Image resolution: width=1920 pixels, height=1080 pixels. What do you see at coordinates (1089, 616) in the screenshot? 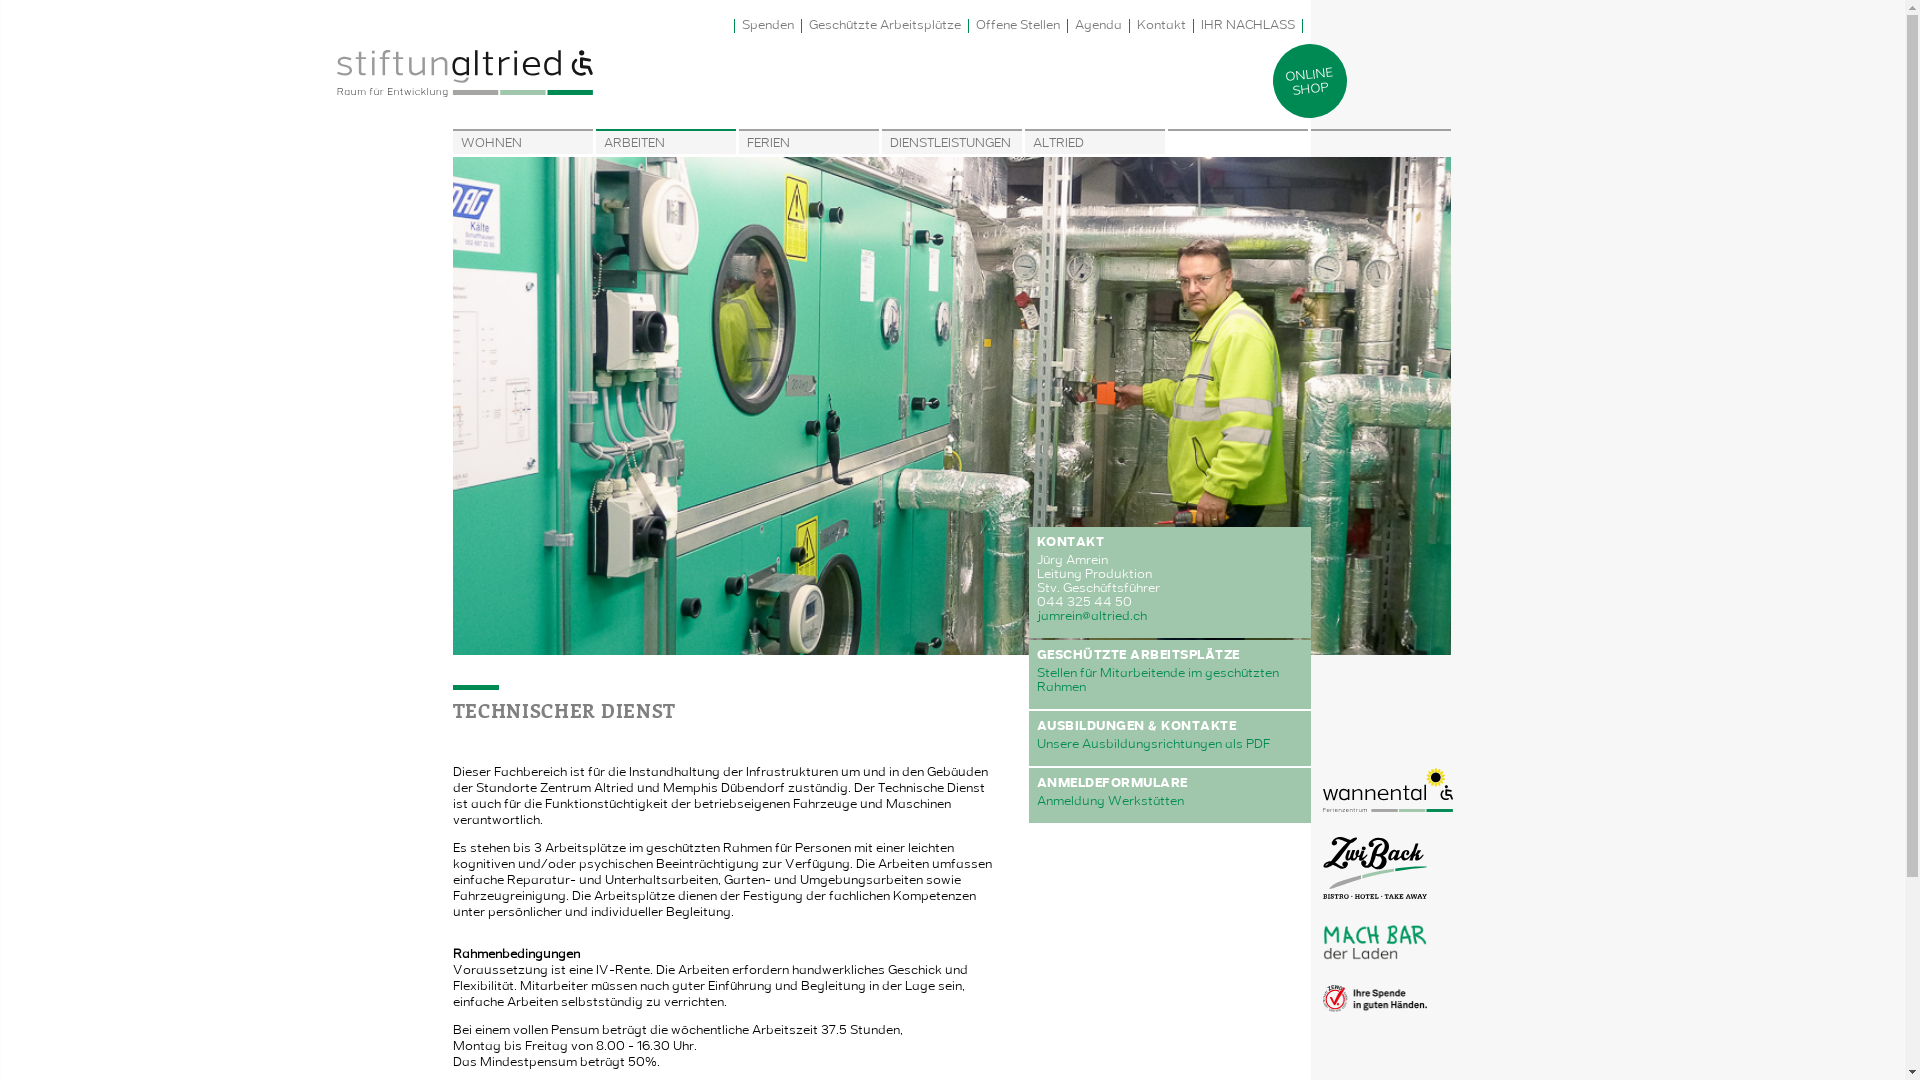
I see `'jamrein@altried.ch'` at bounding box center [1089, 616].